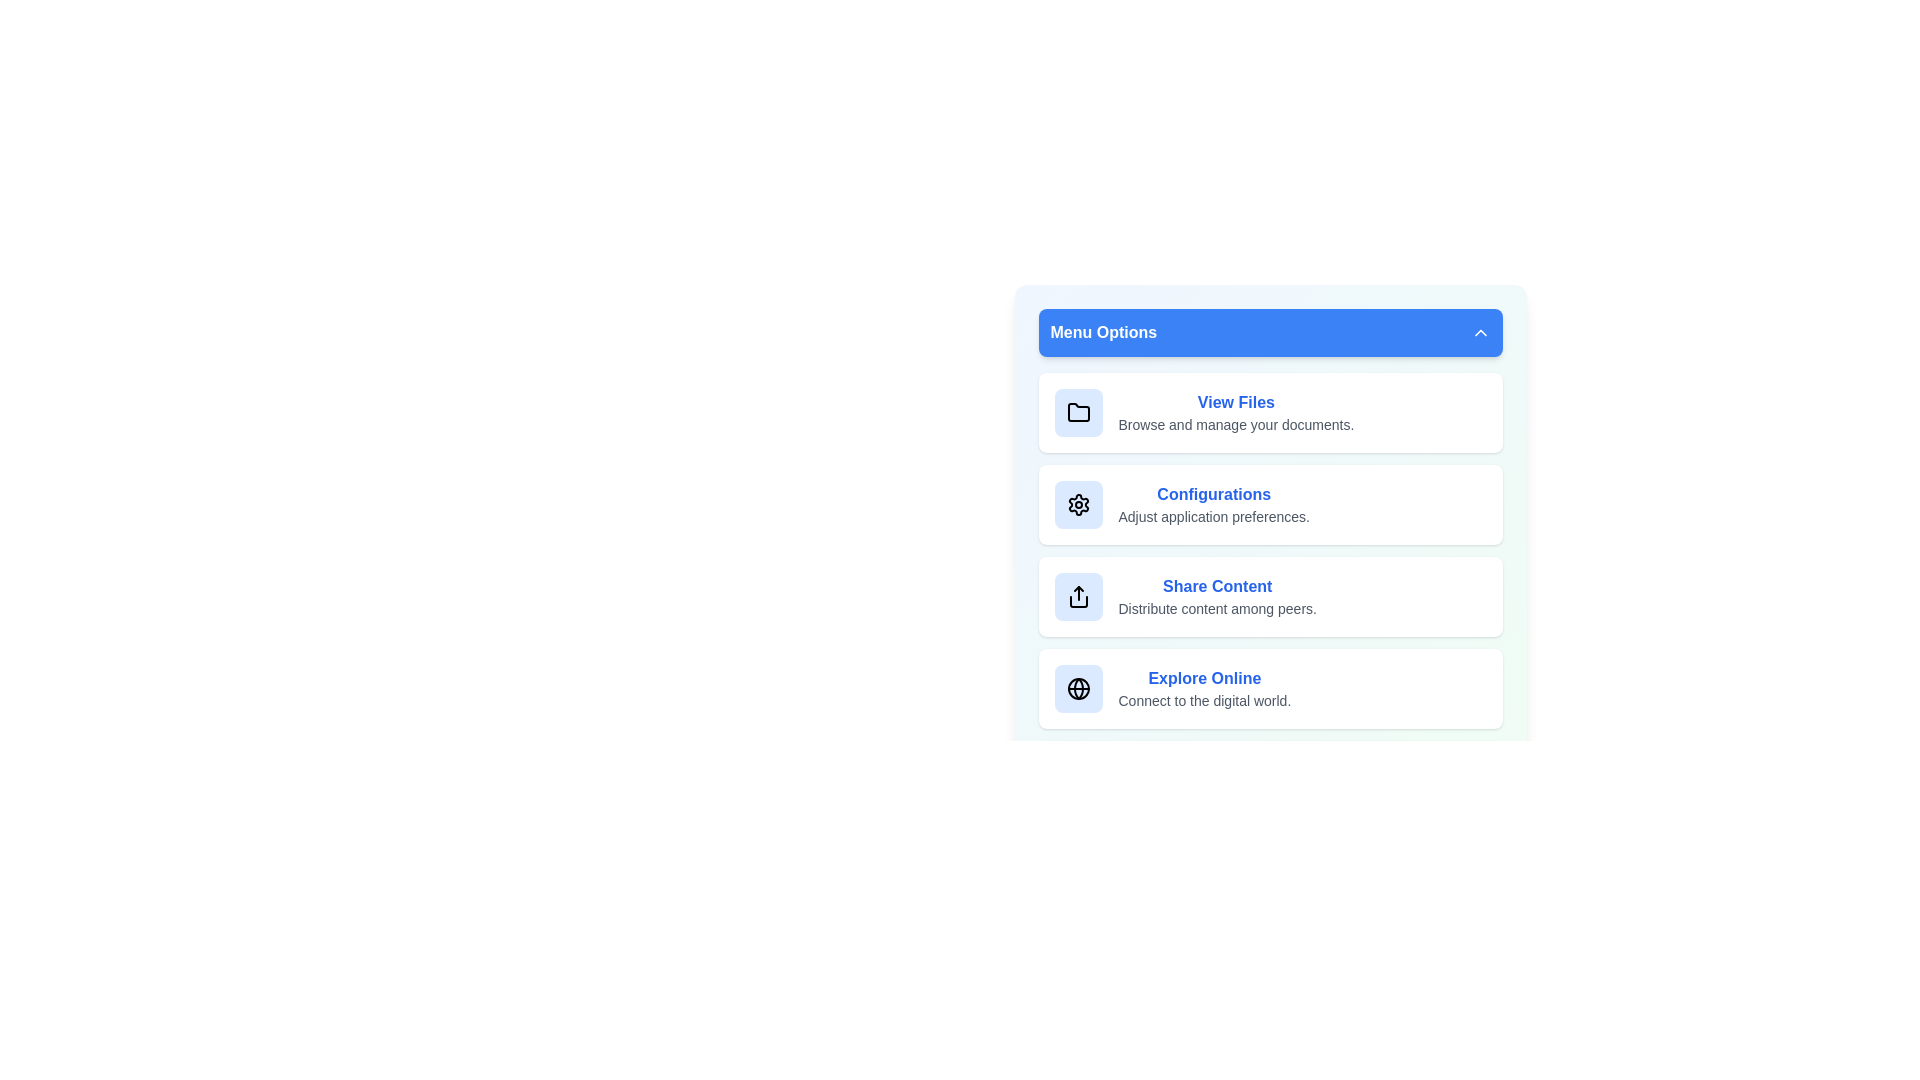 Image resolution: width=1920 pixels, height=1080 pixels. I want to click on the menu item Share Content from the menu, so click(1269, 596).